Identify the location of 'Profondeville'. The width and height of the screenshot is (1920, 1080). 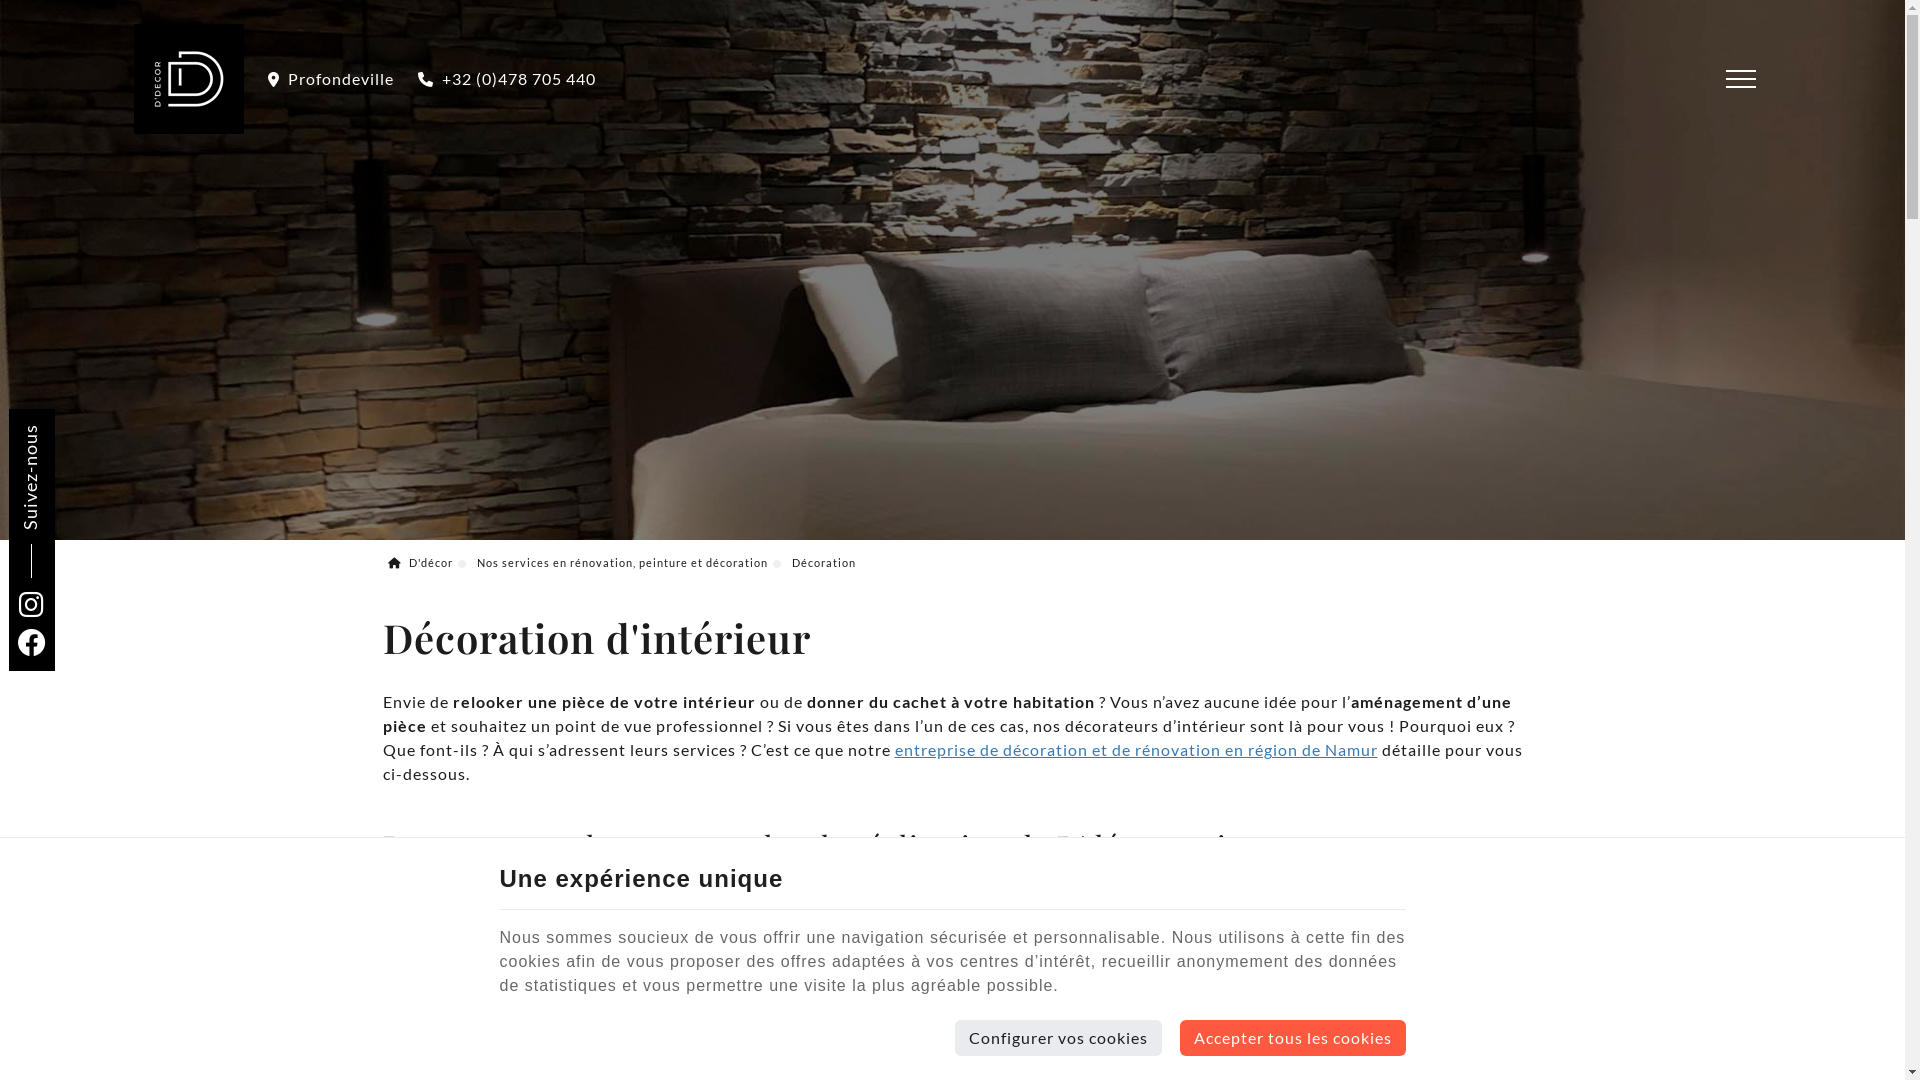
(331, 77).